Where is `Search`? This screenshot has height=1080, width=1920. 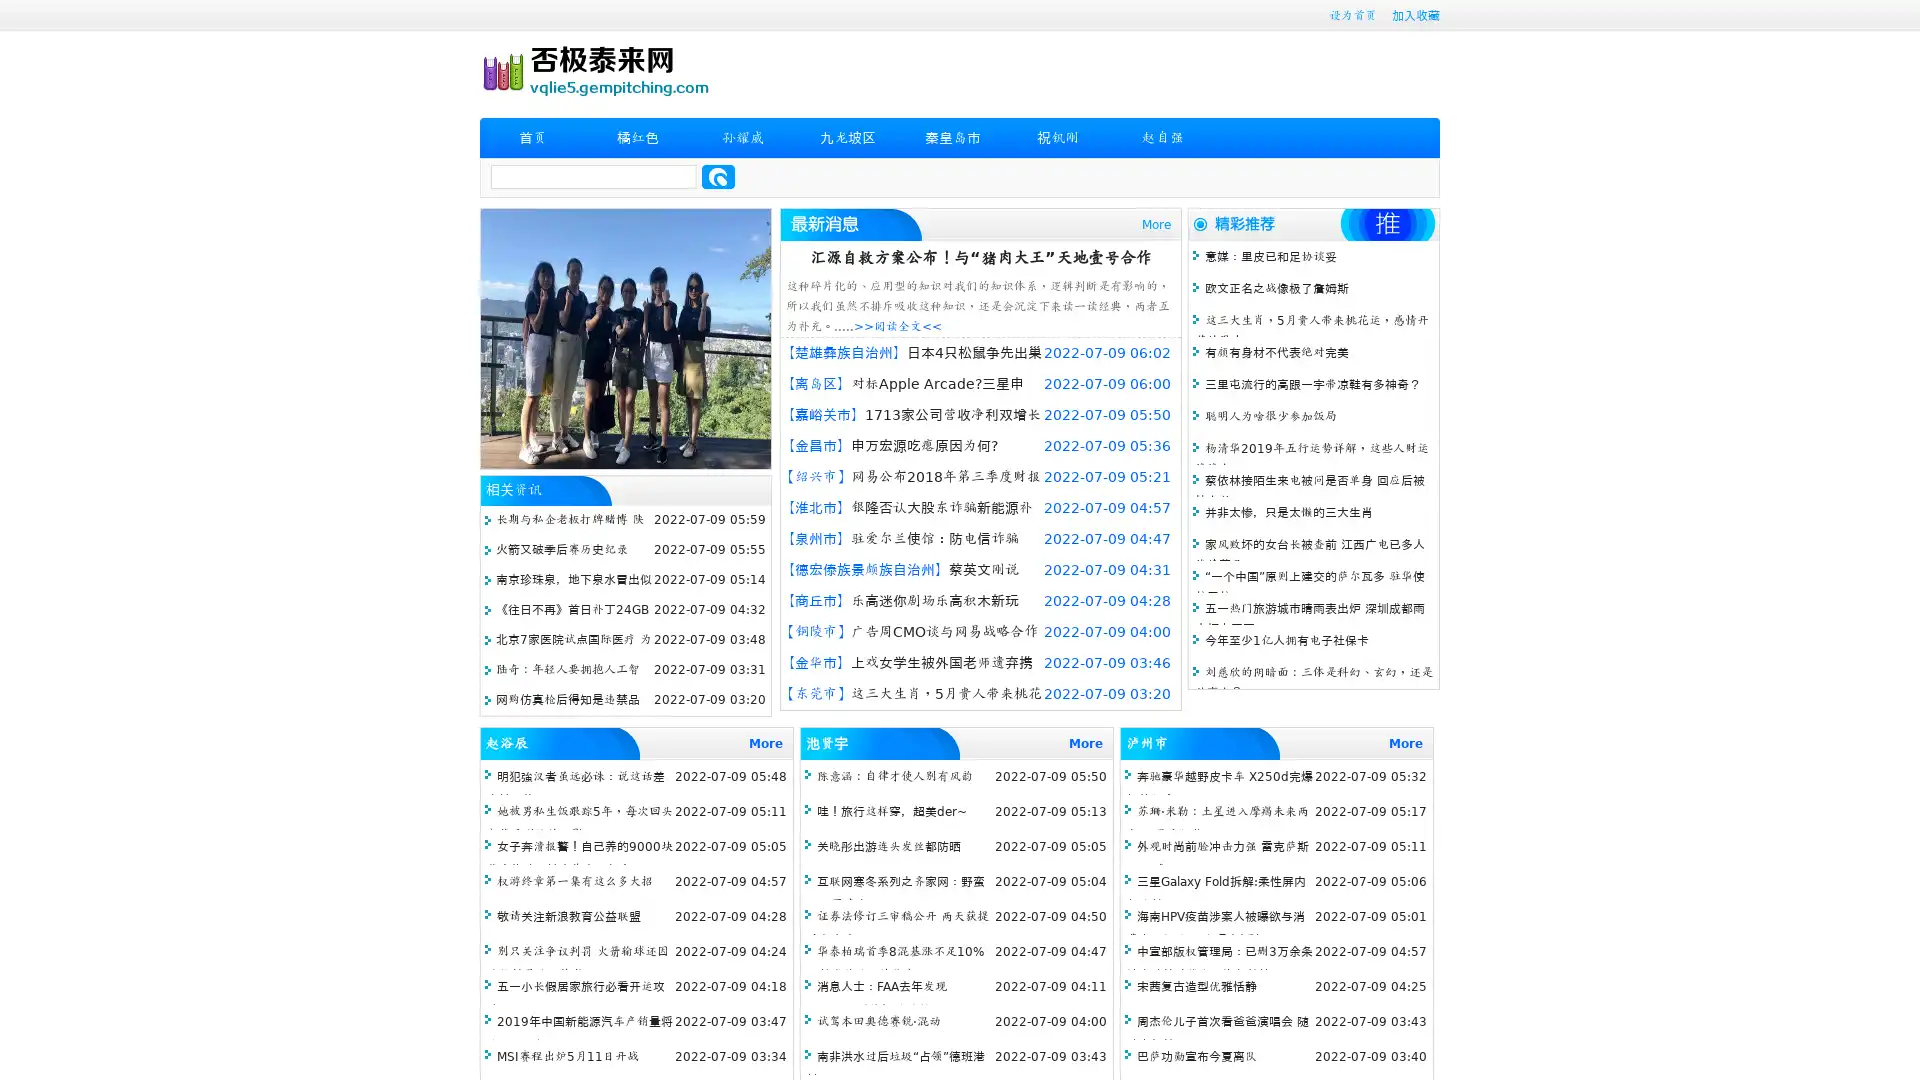 Search is located at coordinates (718, 176).